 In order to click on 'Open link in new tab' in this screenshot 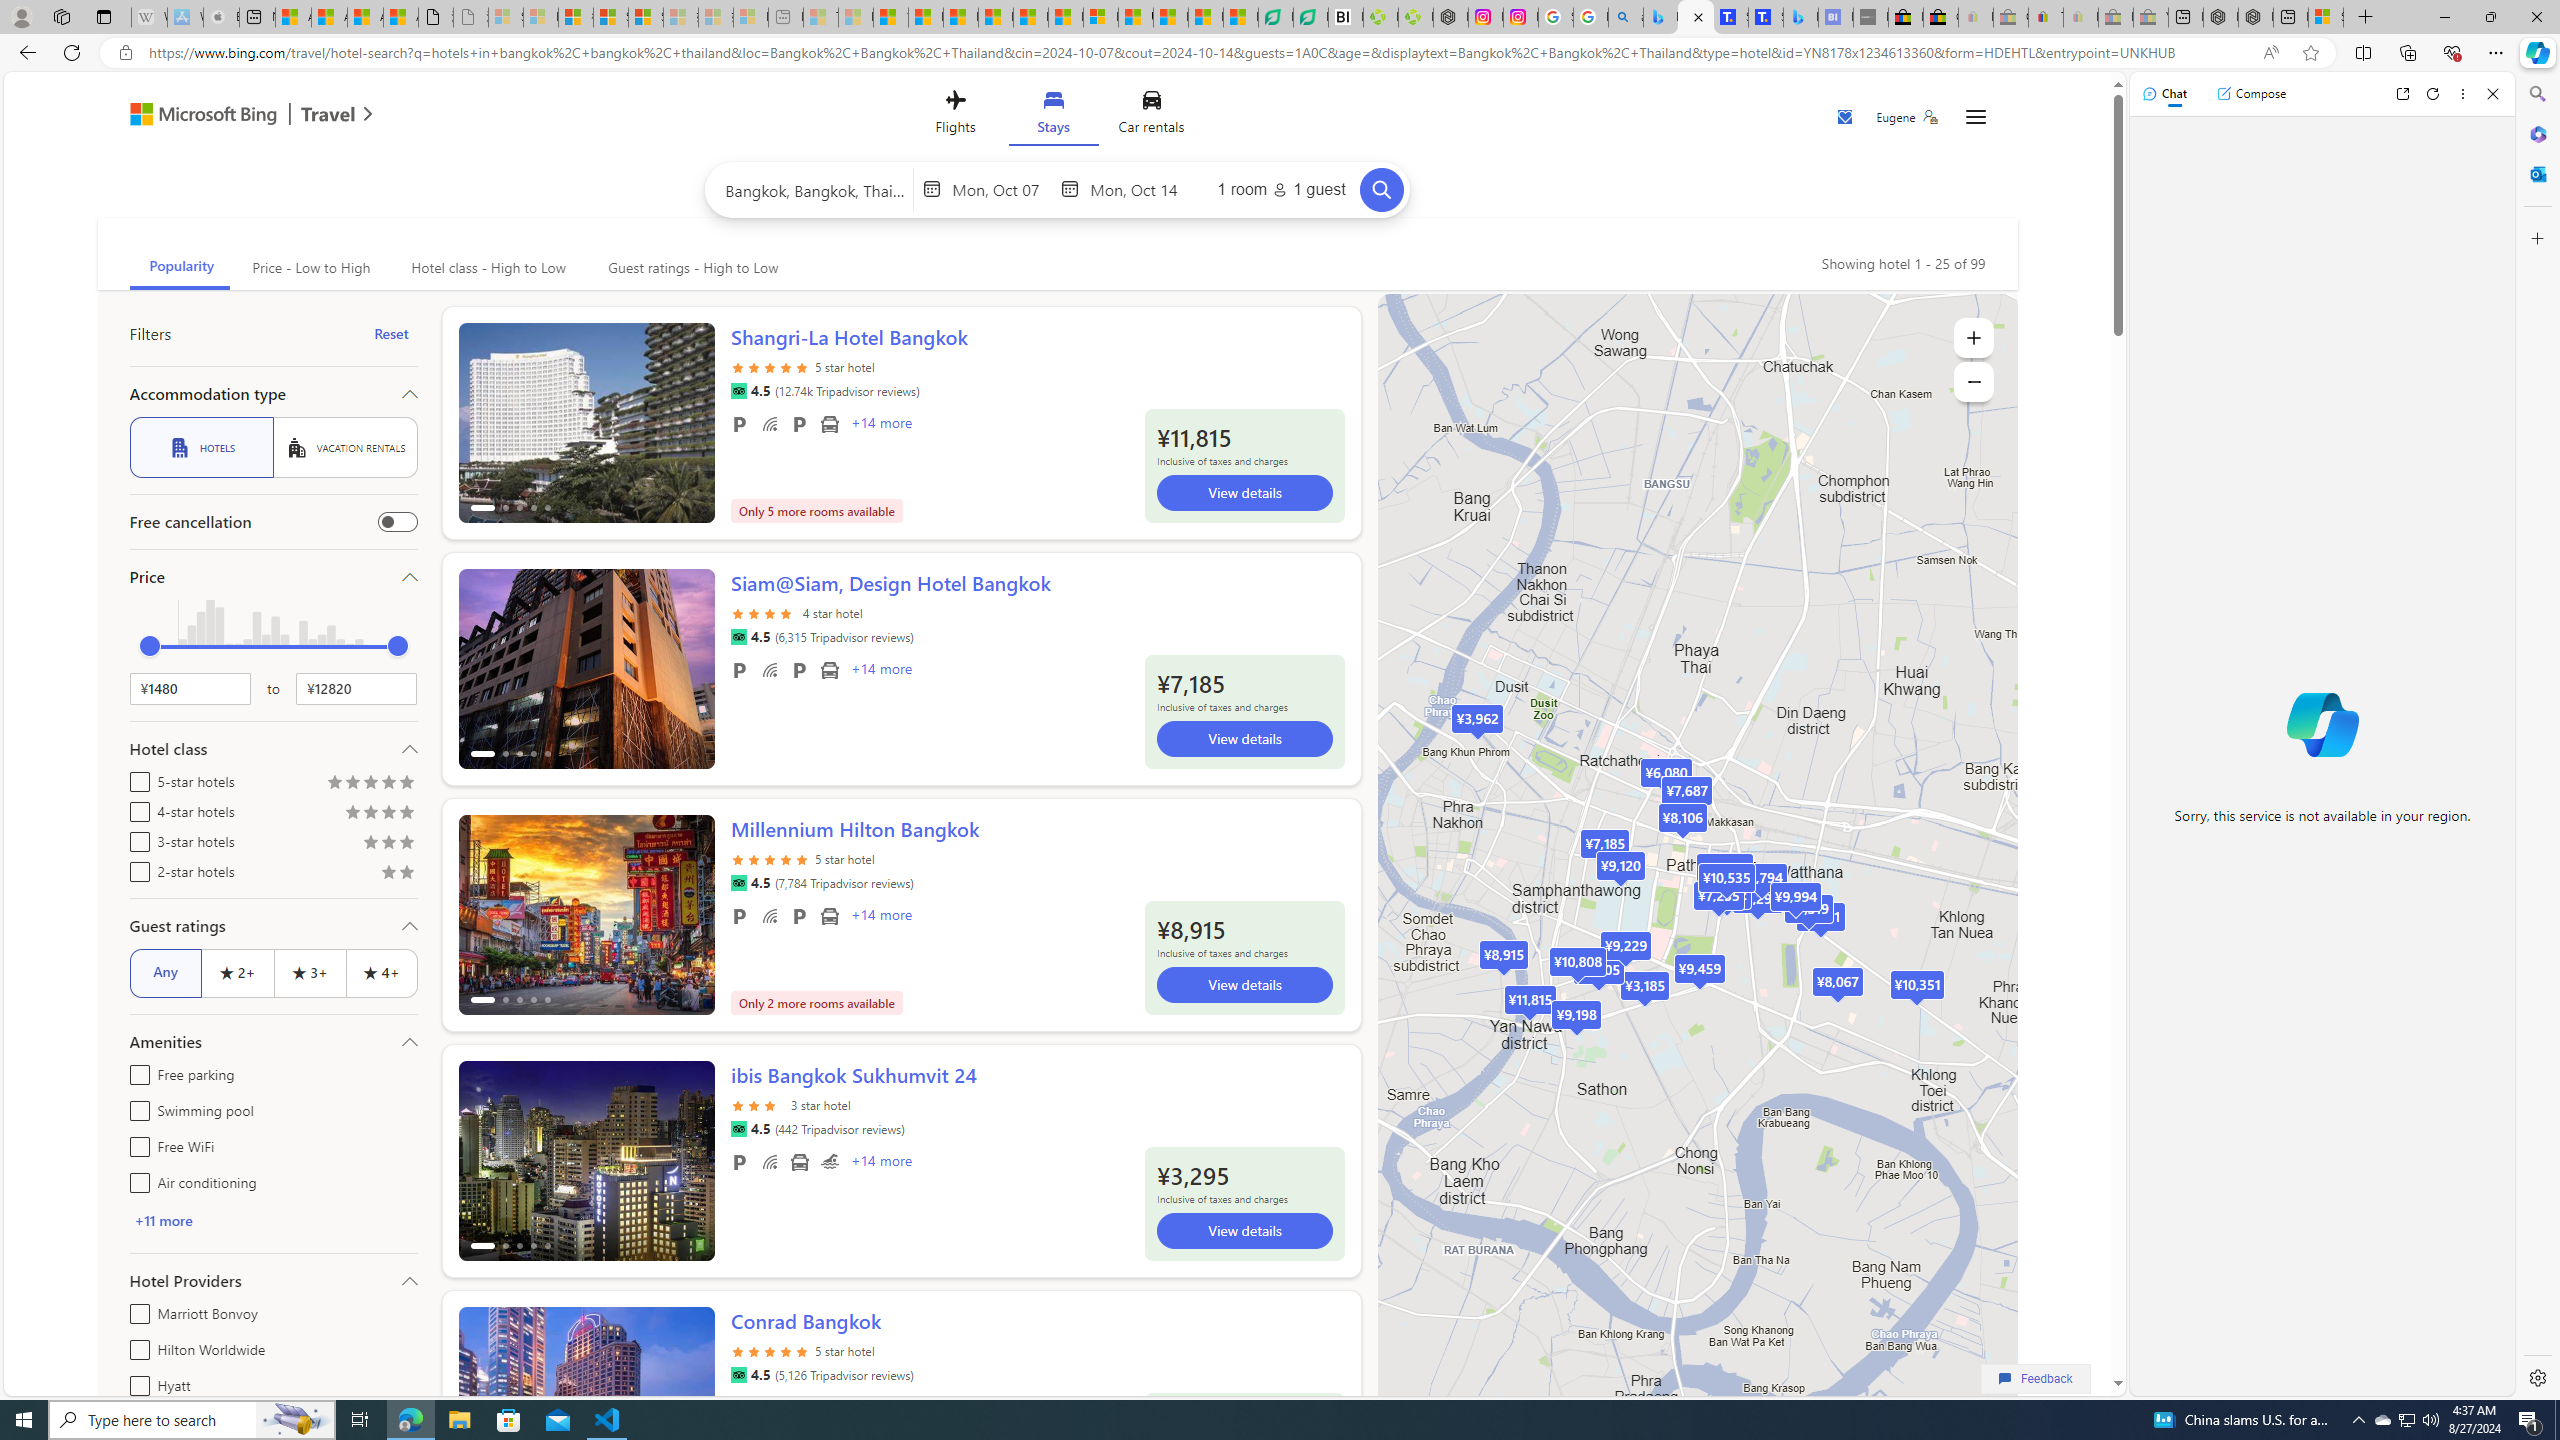, I will do `click(2401, 93)`.